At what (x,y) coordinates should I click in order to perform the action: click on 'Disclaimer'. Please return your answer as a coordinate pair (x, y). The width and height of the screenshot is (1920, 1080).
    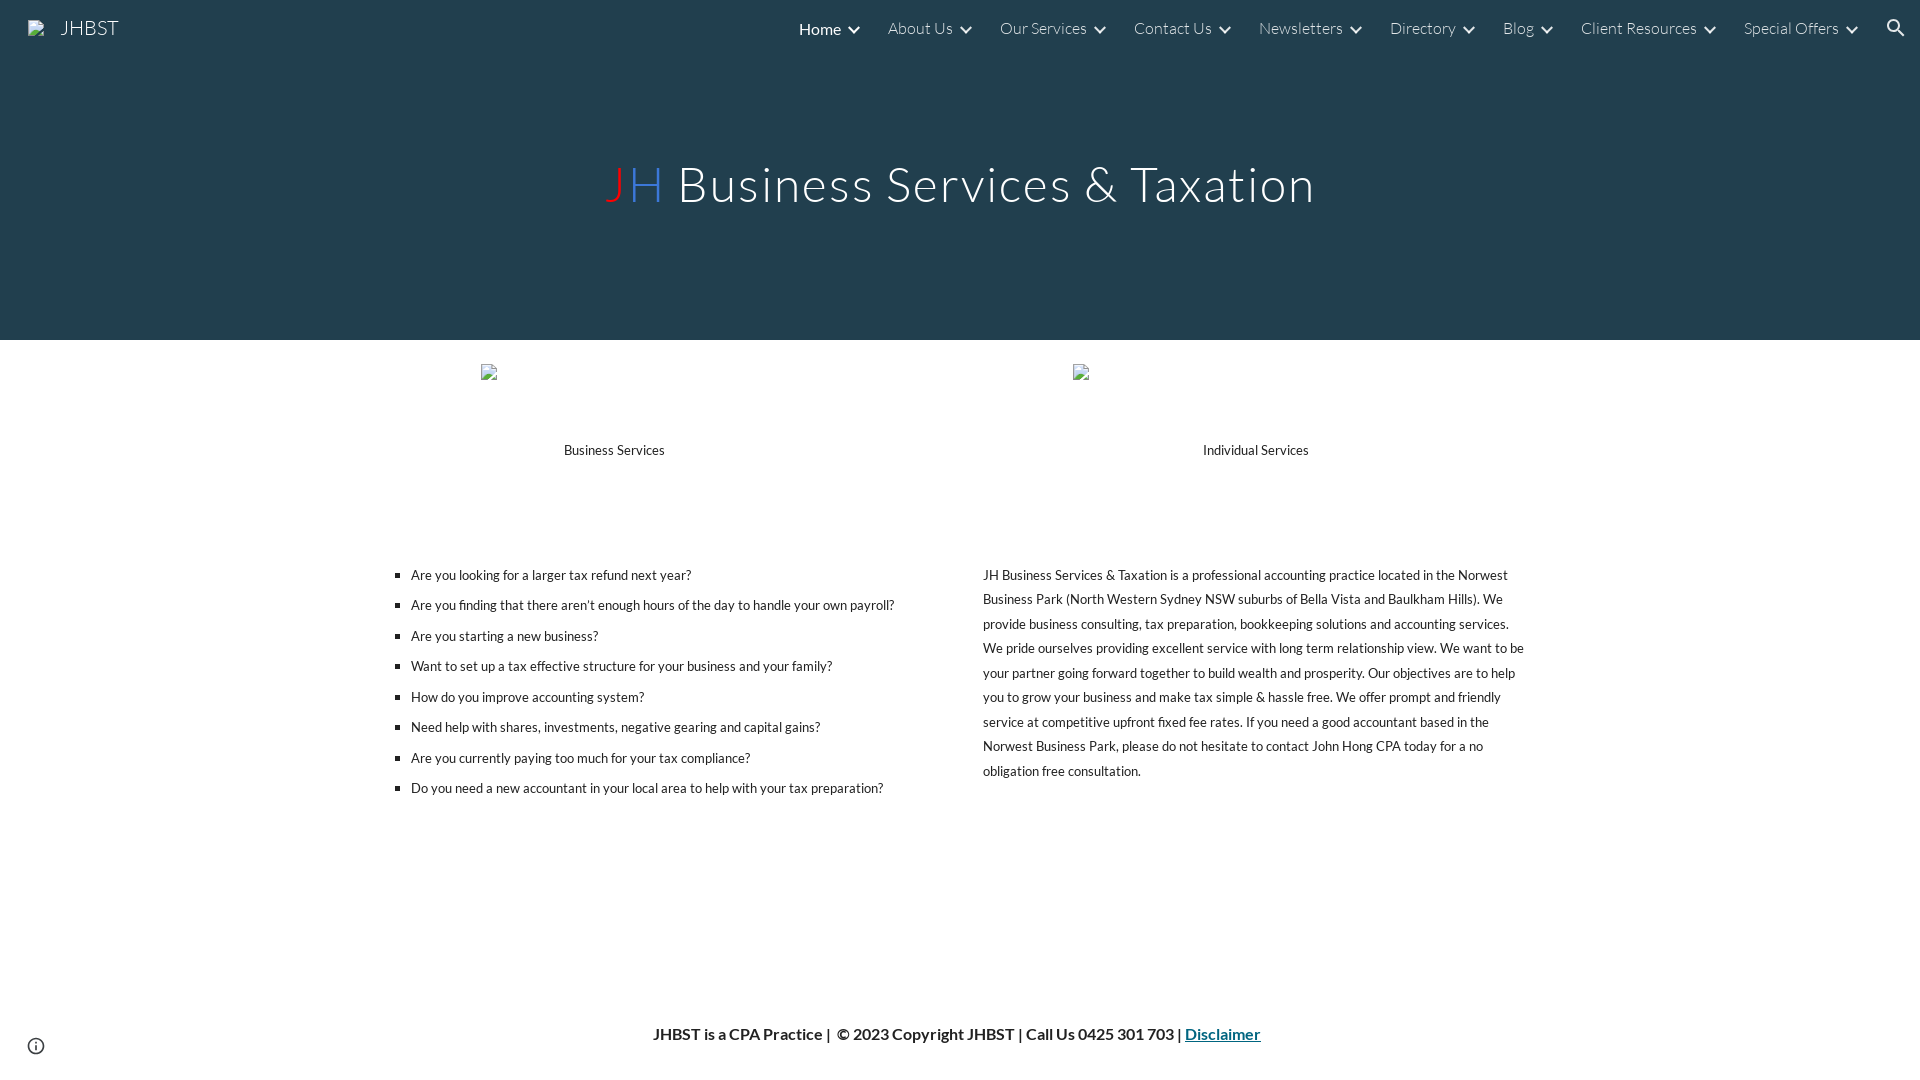
    Looking at the image, I should click on (1222, 1034).